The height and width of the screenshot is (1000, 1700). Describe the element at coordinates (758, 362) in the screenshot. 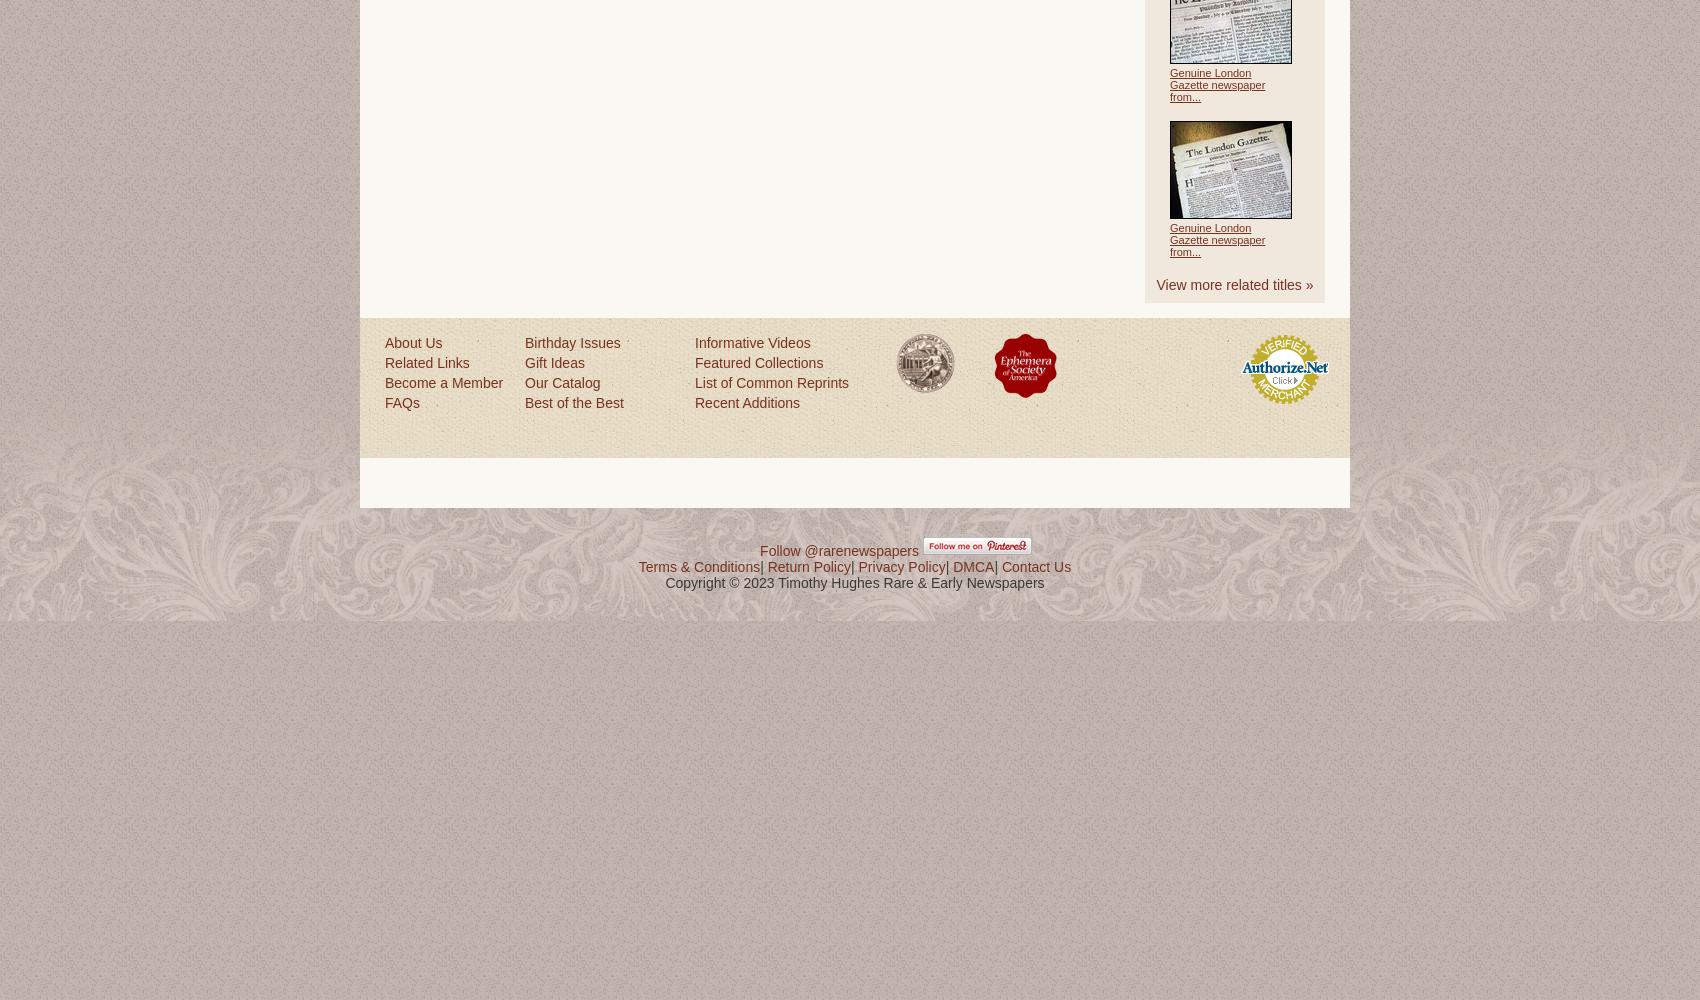

I see `'Featured Collections'` at that location.